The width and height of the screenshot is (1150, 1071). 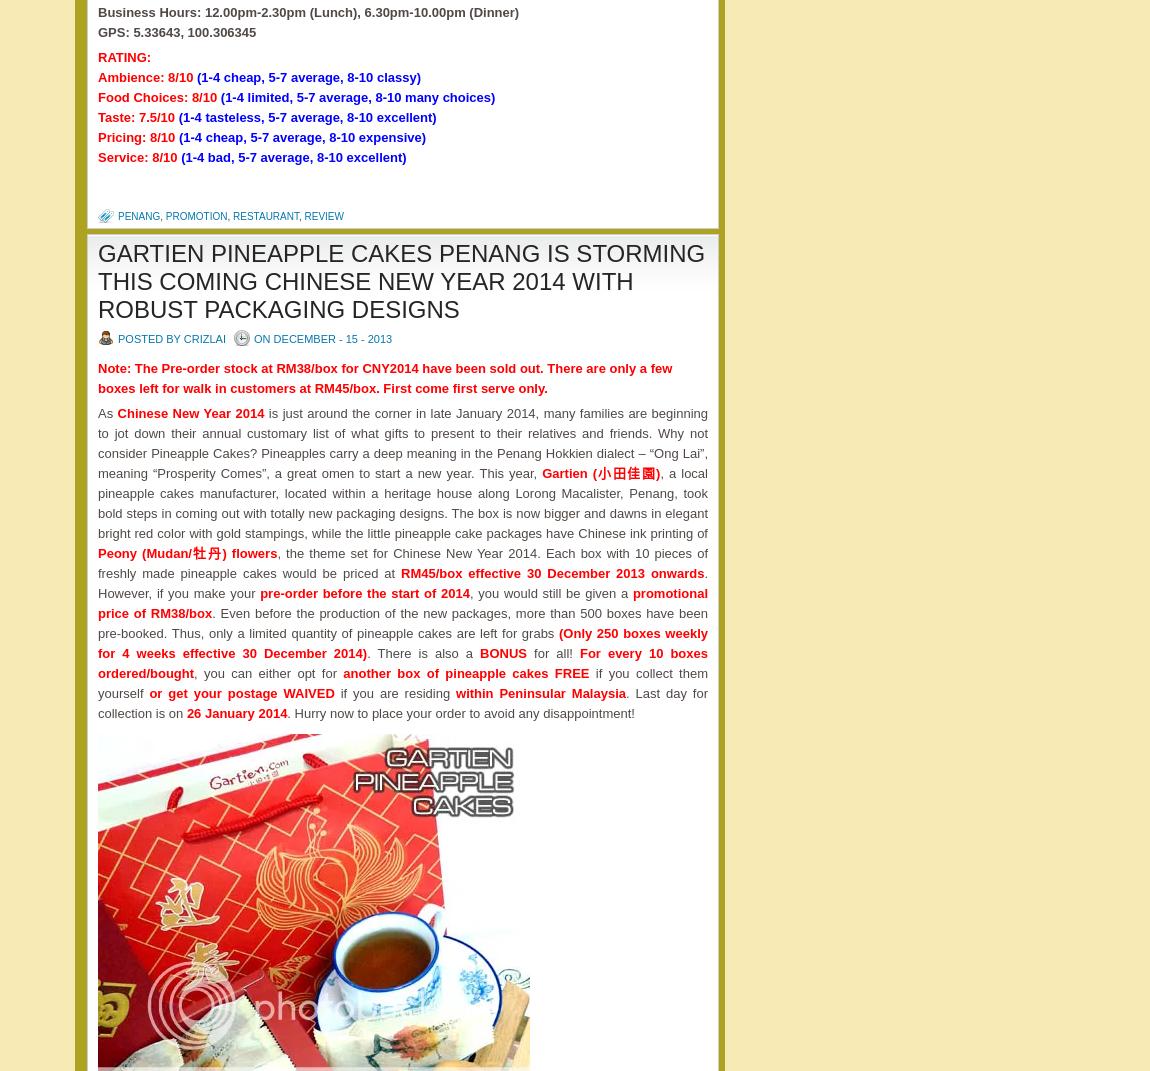 What do you see at coordinates (293, 156) in the screenshot?
I see `'(1-4 bad, 5-7 average, 8-10 excellent)'` at bounding box center [293, 156].